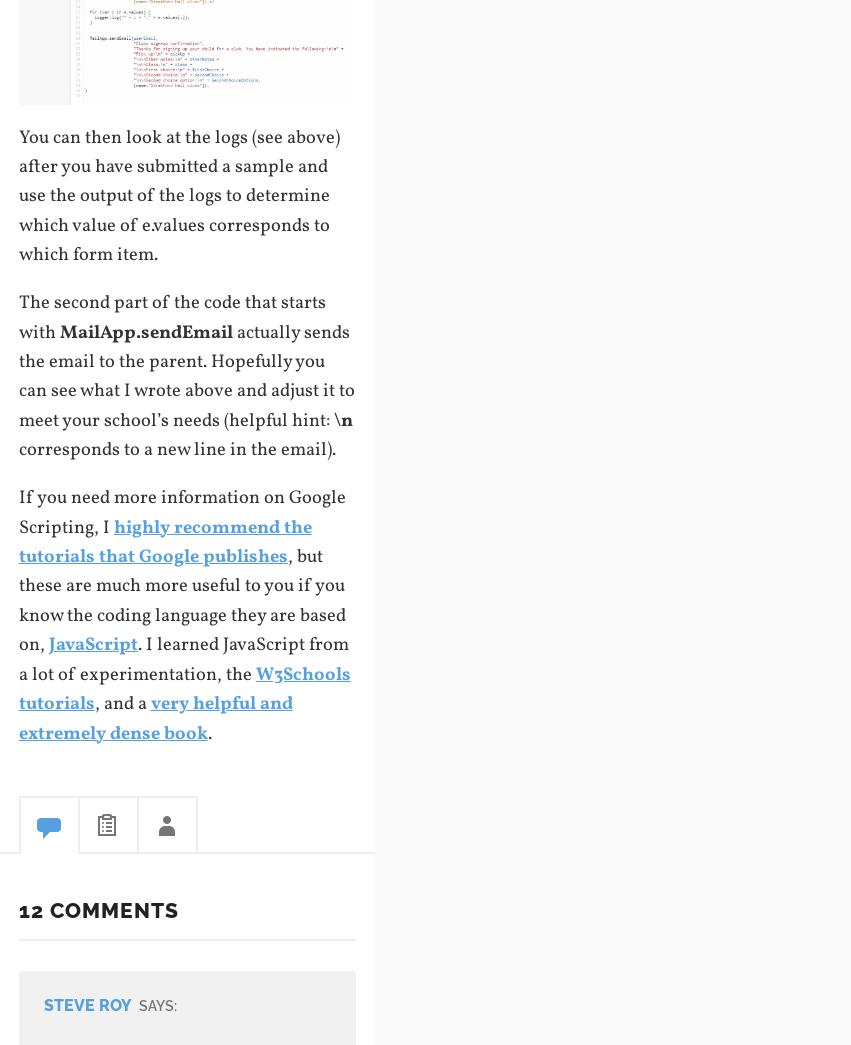 This screenshot has height=1045, width=851. What do you see at coordinates (97, 910) in the screenshot?
I see `'12 Comments'` at bounding box center [97, 910].